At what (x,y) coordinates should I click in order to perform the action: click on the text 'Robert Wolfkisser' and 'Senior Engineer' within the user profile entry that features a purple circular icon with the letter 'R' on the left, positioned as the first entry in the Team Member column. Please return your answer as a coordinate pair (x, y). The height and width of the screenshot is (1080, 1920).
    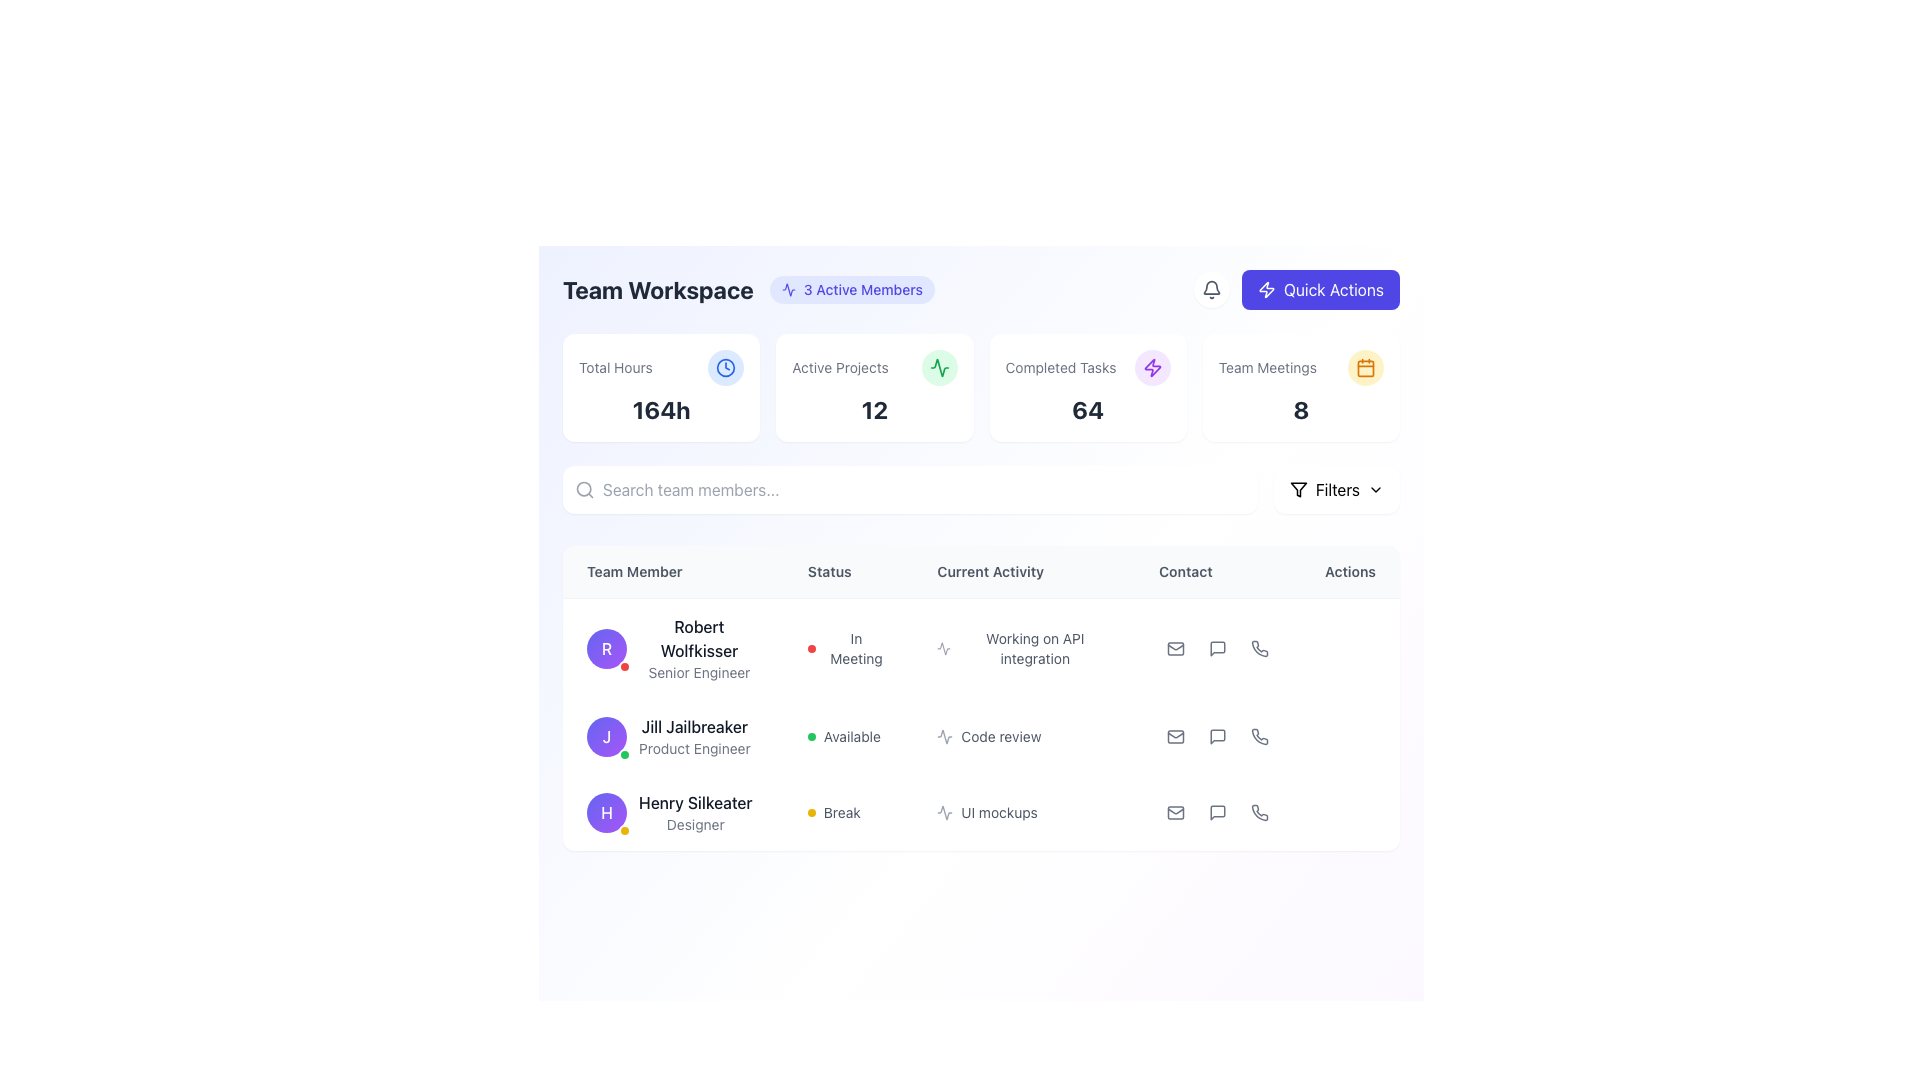
    Looking at the image, I should click on (673, 648).